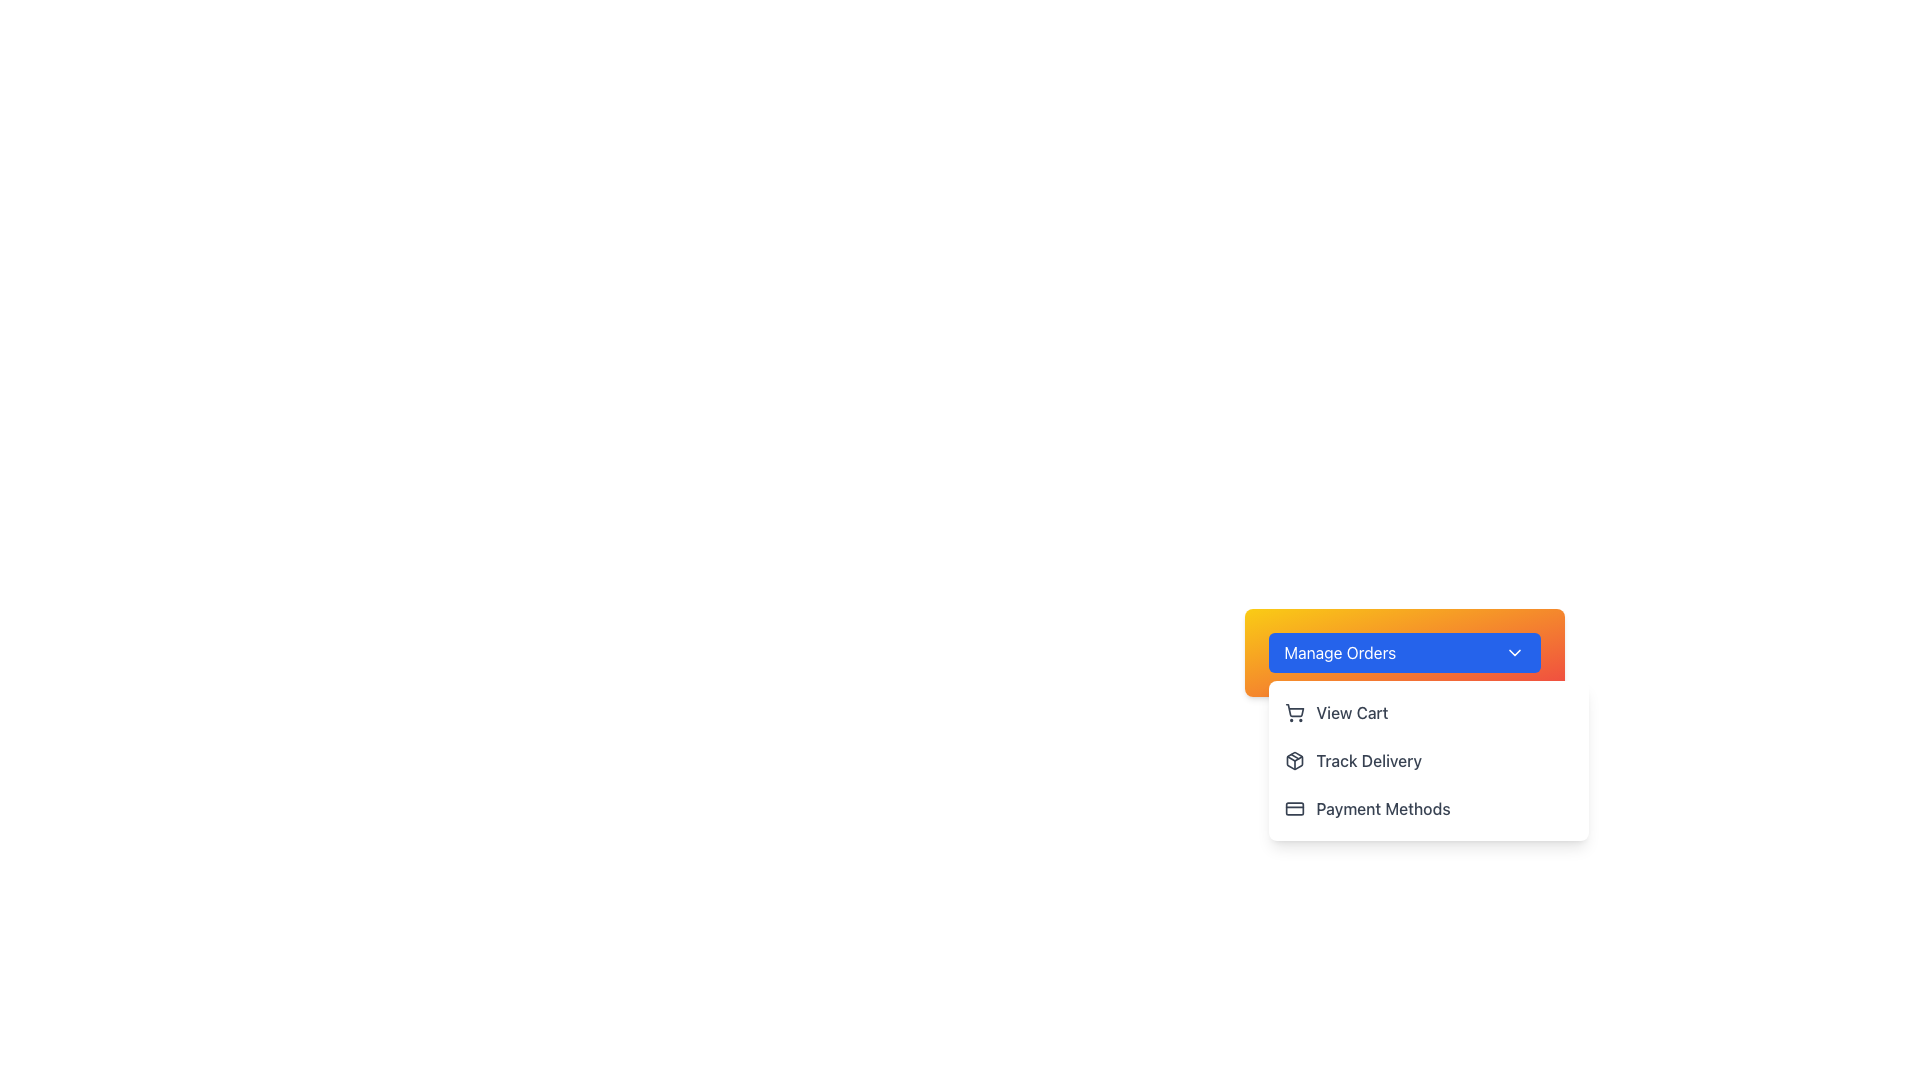 Image resolution: width=1920 pixels, height=1080 pixels. I want to click on the 'Manage Payment Methods' menu item located at the bottom of the vertical list under the 'Manage Orders' dropdown, so click(1427, 808).